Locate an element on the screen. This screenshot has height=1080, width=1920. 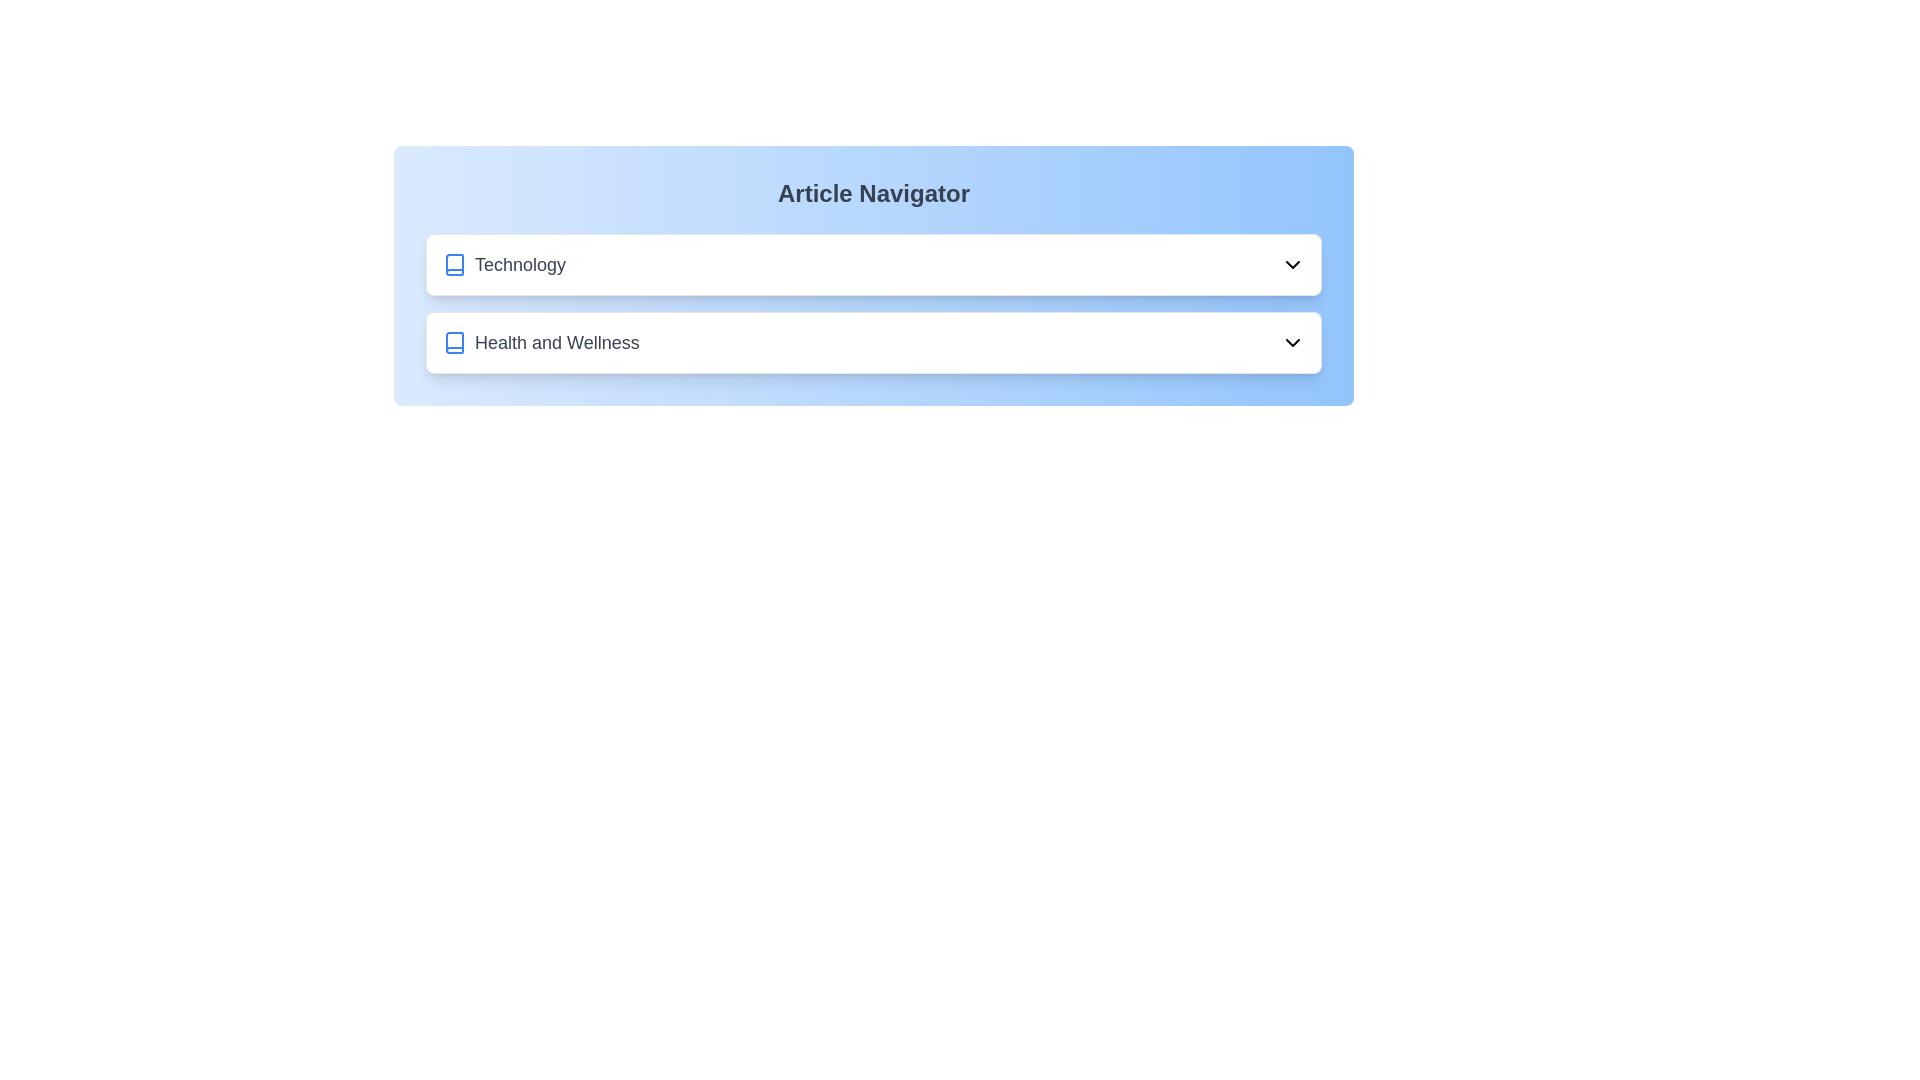
the downward-facing chevron icon located at the far right of the 'Health and Wellness' section is located at coordinates (1292, 342).